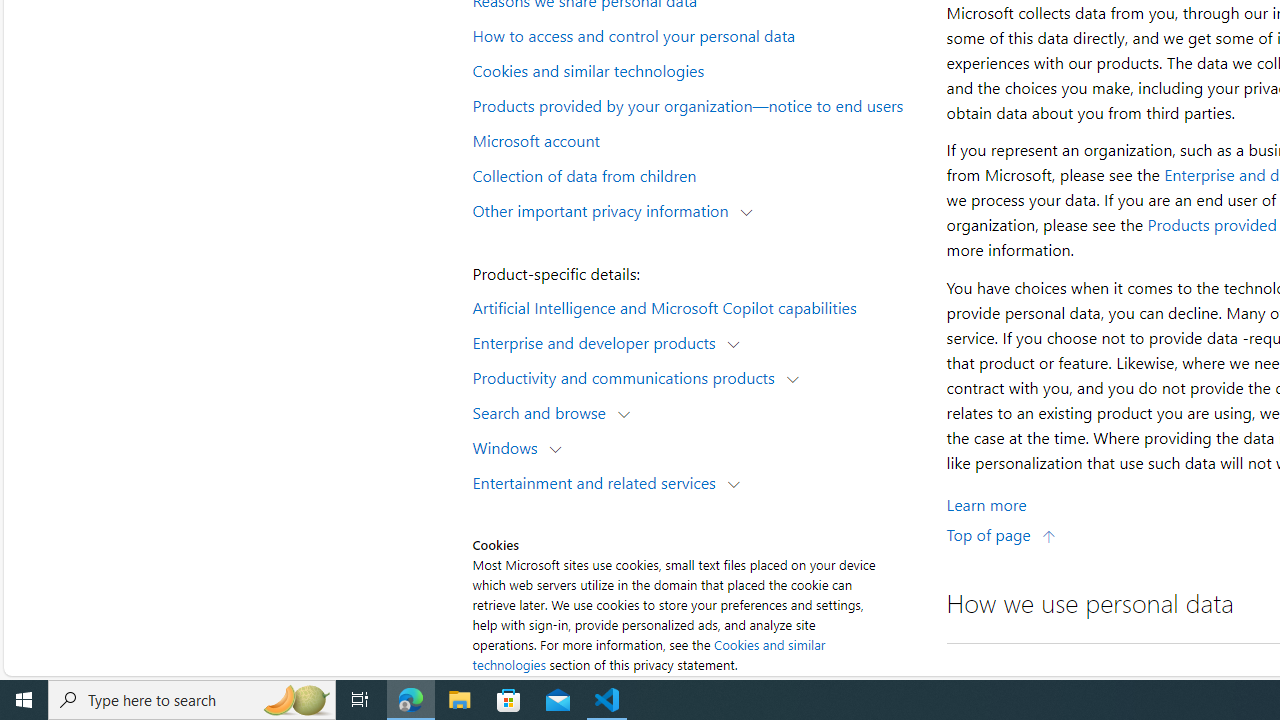  What do you see at coordinates (598, 482) in the screenshot?
I see `'Entertainment and related services'` at bounding box center [598, 482].